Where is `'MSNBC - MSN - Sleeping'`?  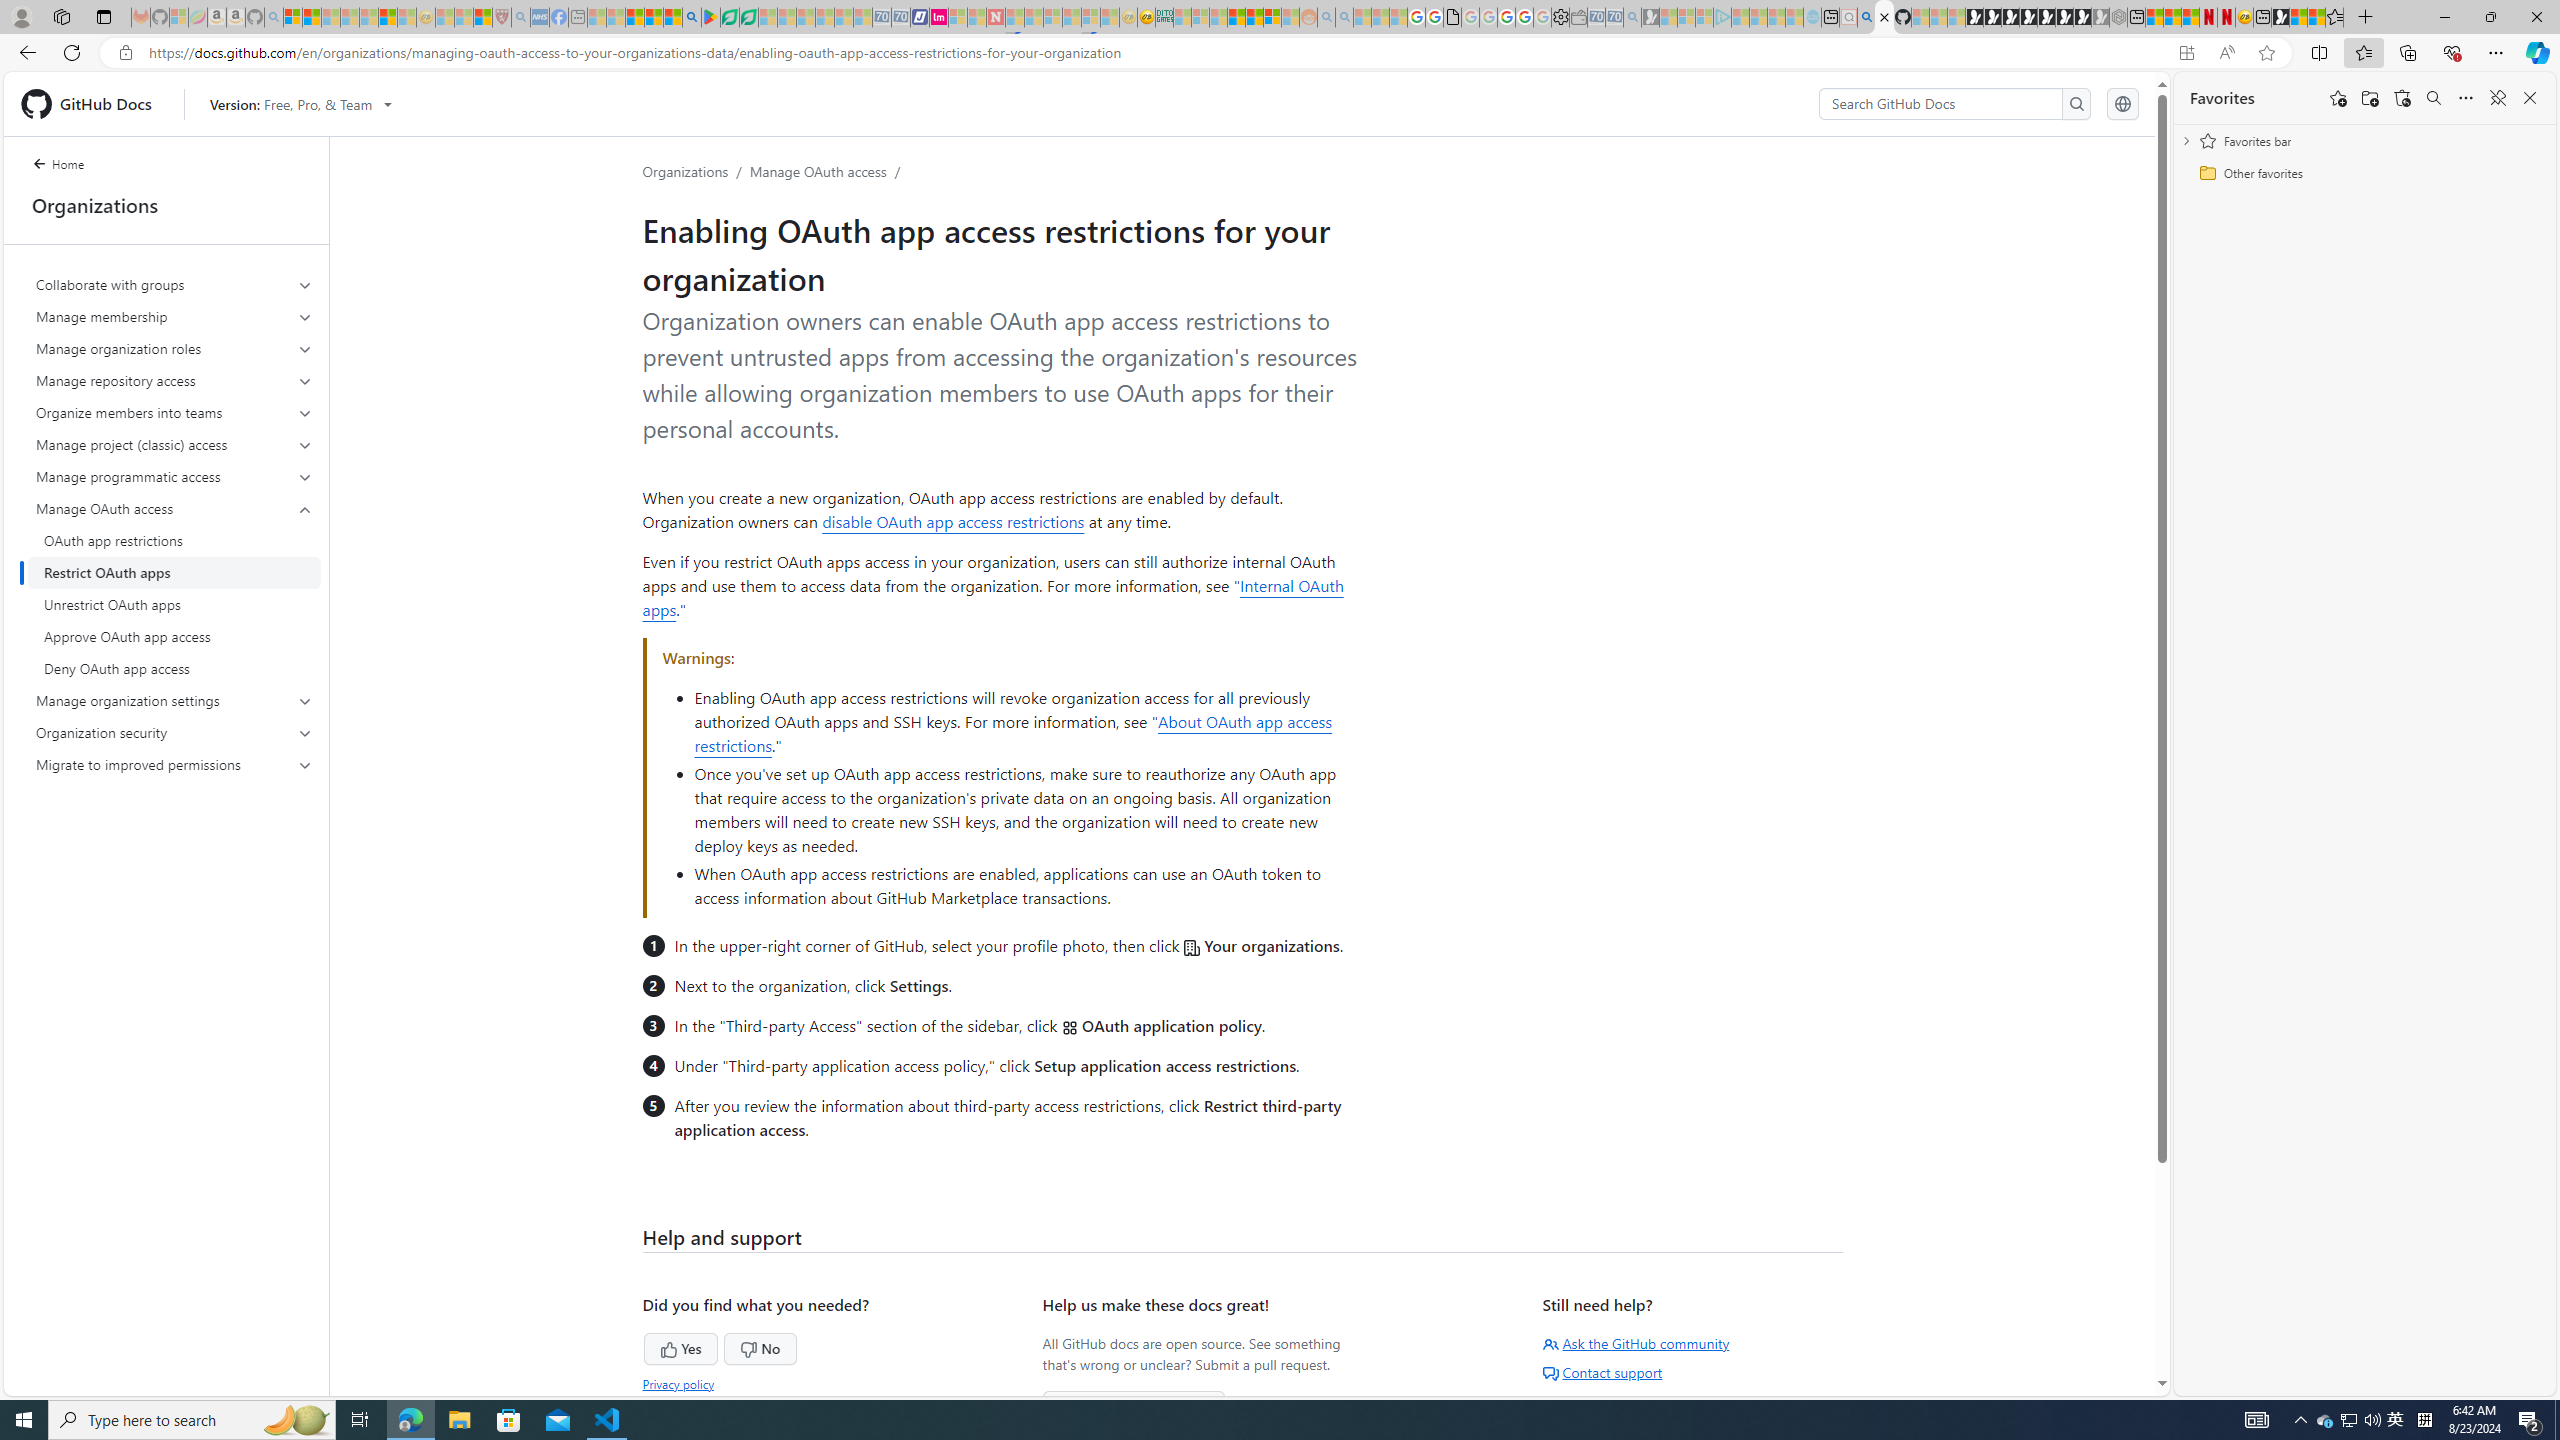
'MSNBC - MSN - Sleeping' is located at coordinates (1182, 16).